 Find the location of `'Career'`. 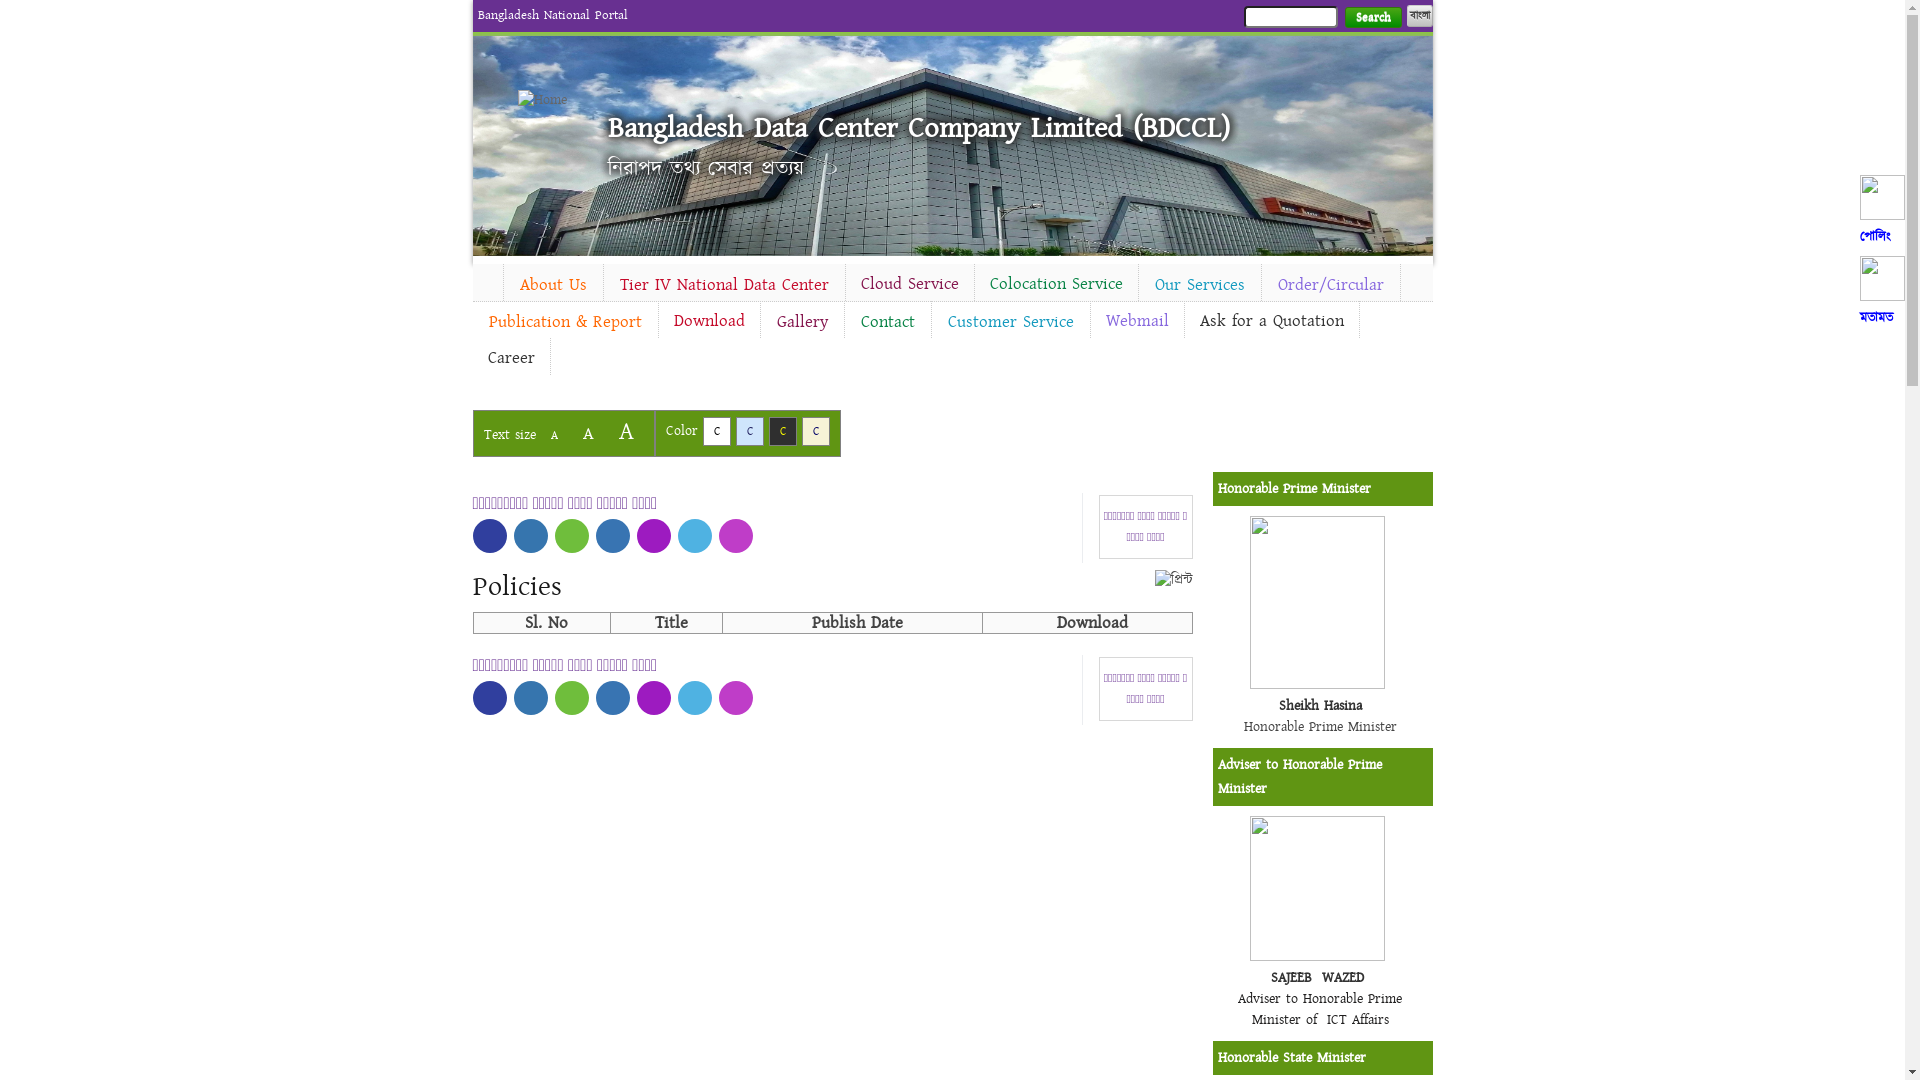

'Career' is located at coordinates (510, 357).